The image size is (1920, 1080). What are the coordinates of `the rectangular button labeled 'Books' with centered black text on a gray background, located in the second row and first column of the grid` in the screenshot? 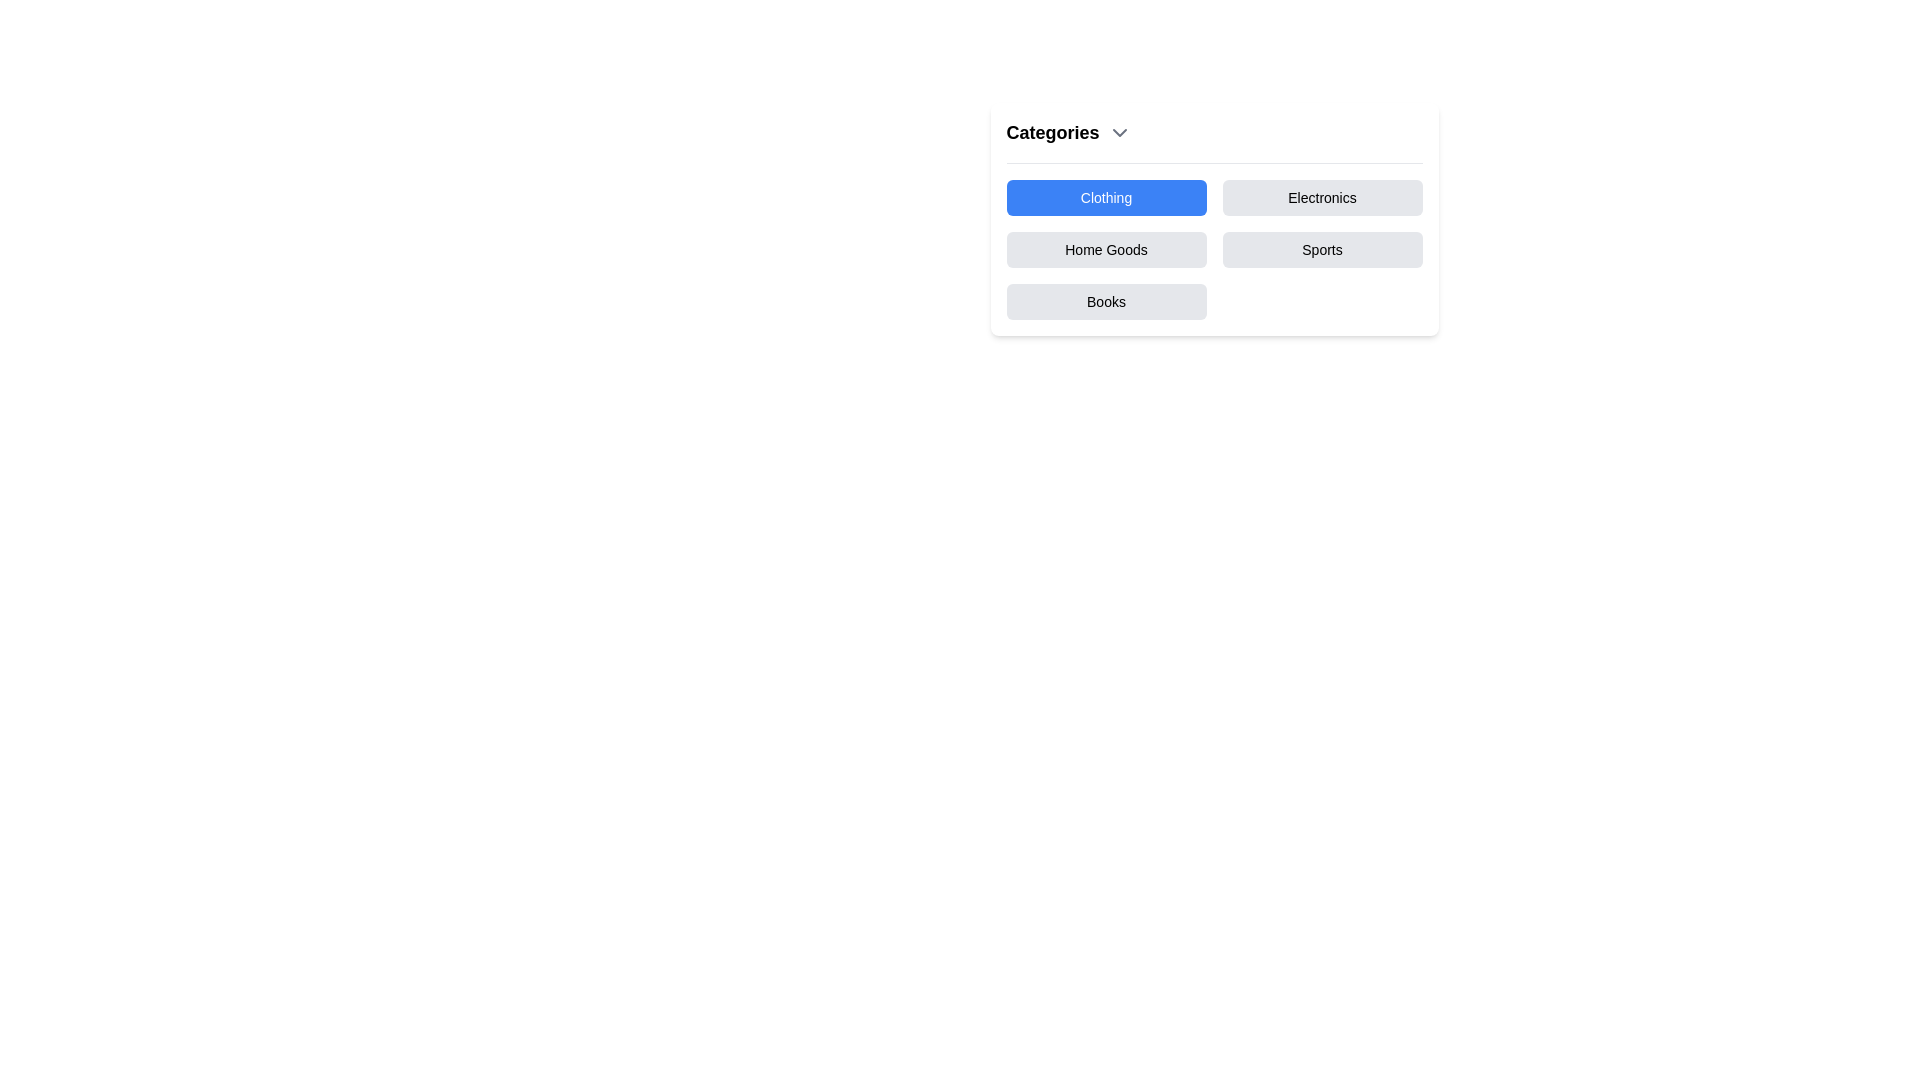 It's located at (1105, 301).